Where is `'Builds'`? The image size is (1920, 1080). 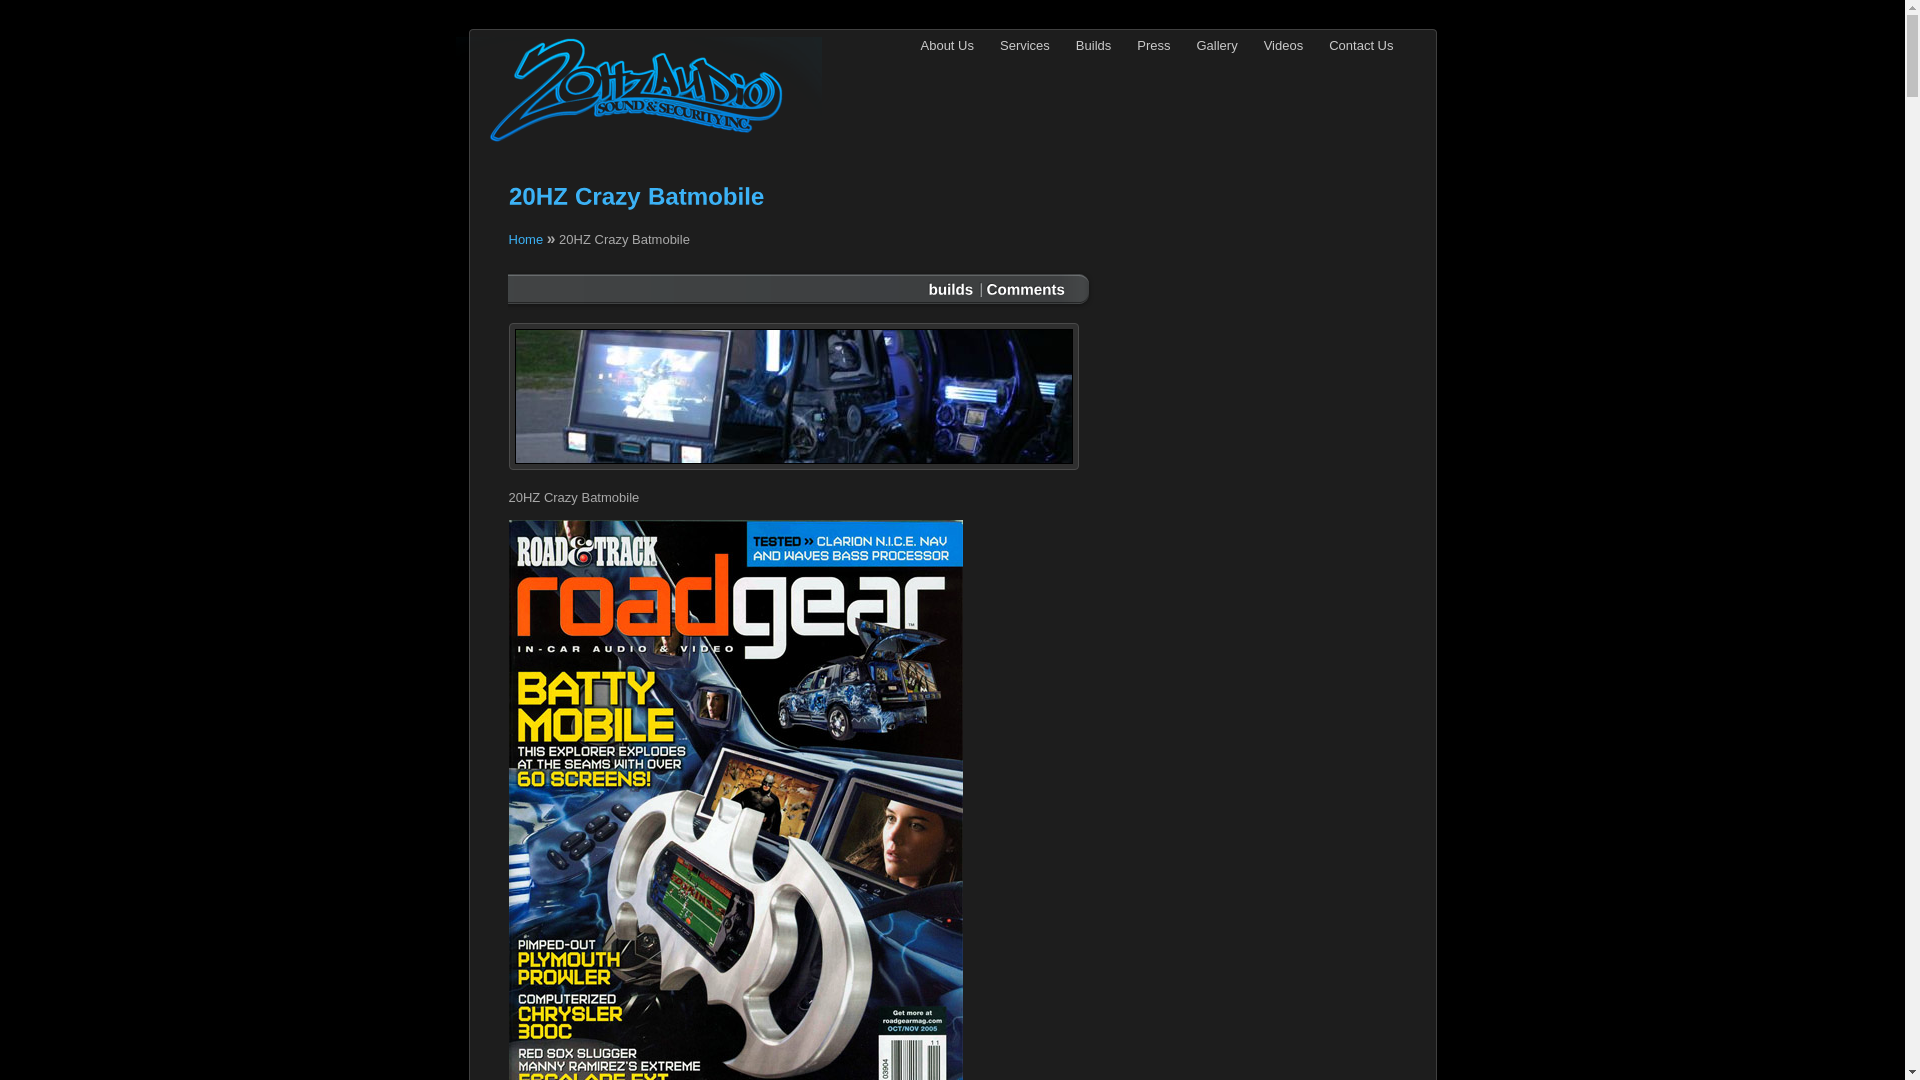
'Builds' is located at coordinates (1061, 45).